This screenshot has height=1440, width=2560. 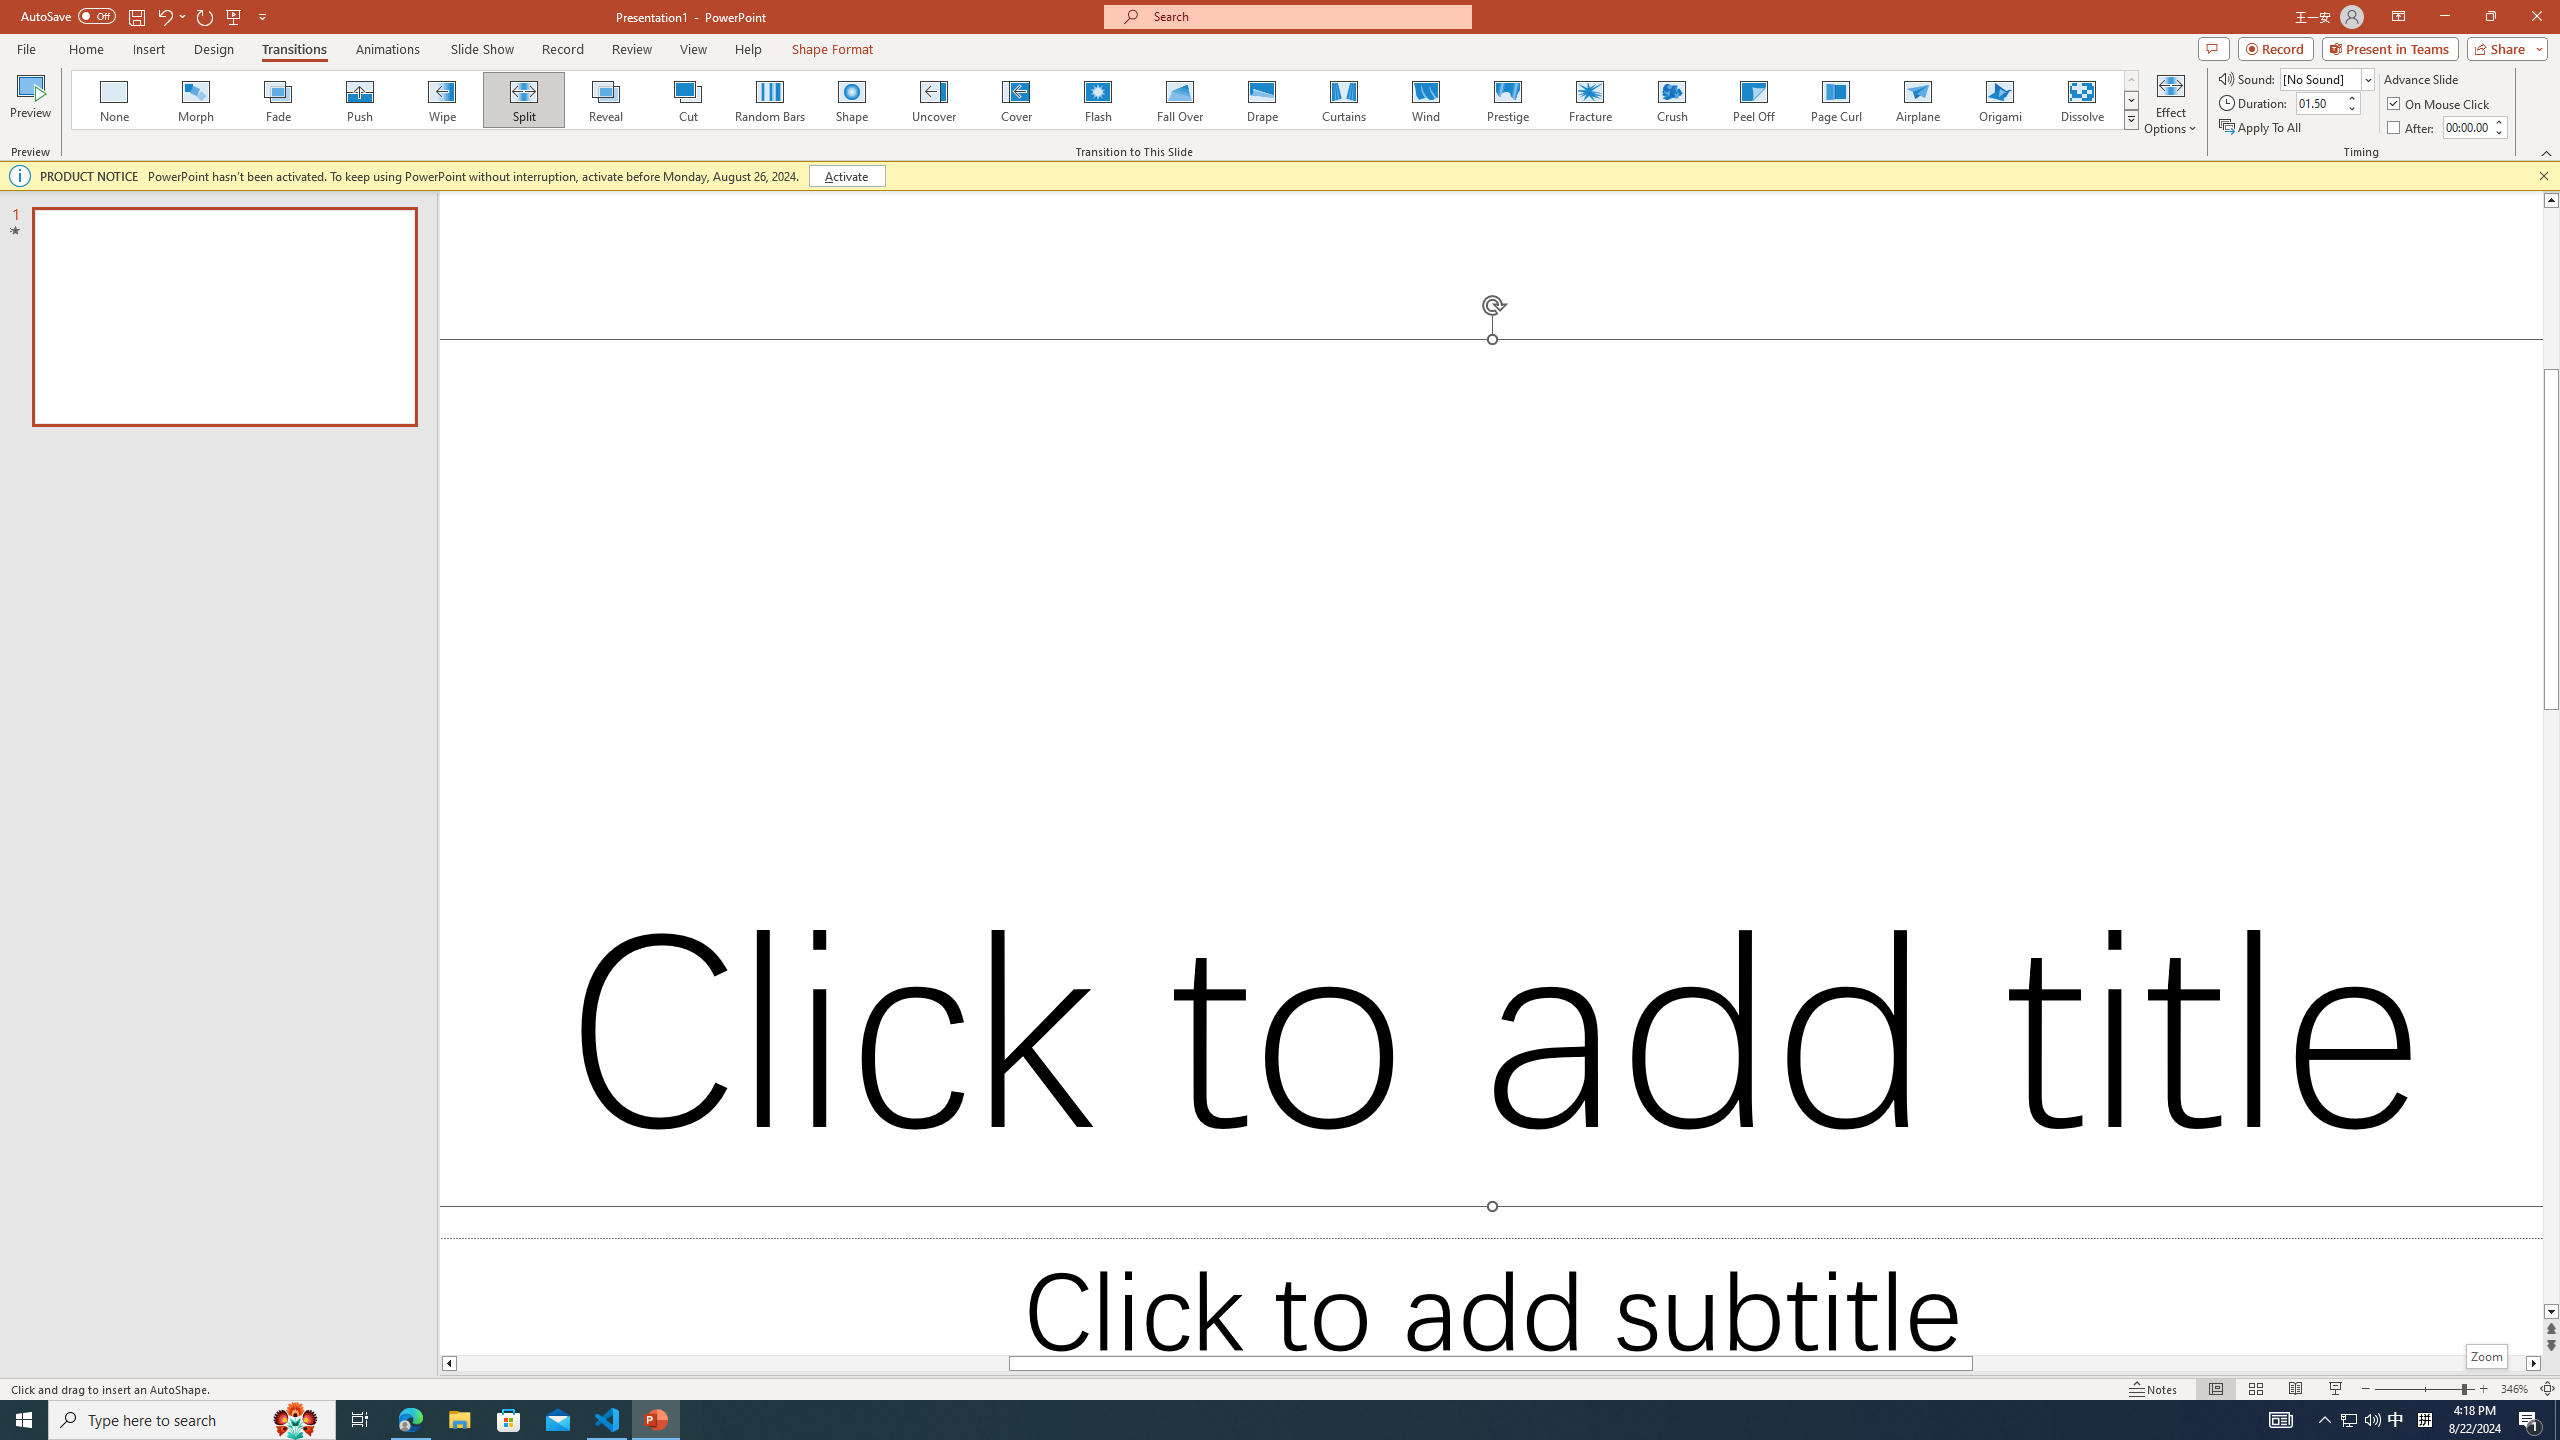 What do you see at coordinates (114, 99) in the screenshot?
I see `'None'` at bounding box center [114, 99].